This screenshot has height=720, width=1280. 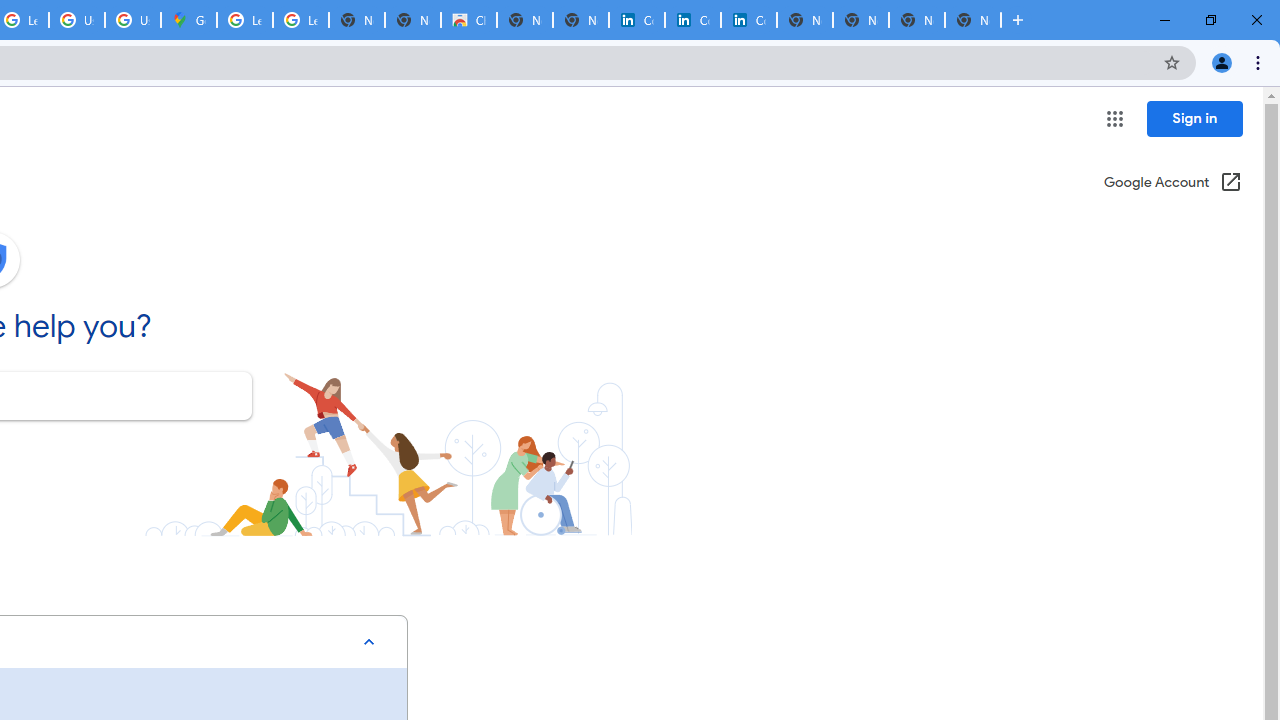 I want to click on 'Google Maps', so click(x=189, y=20).